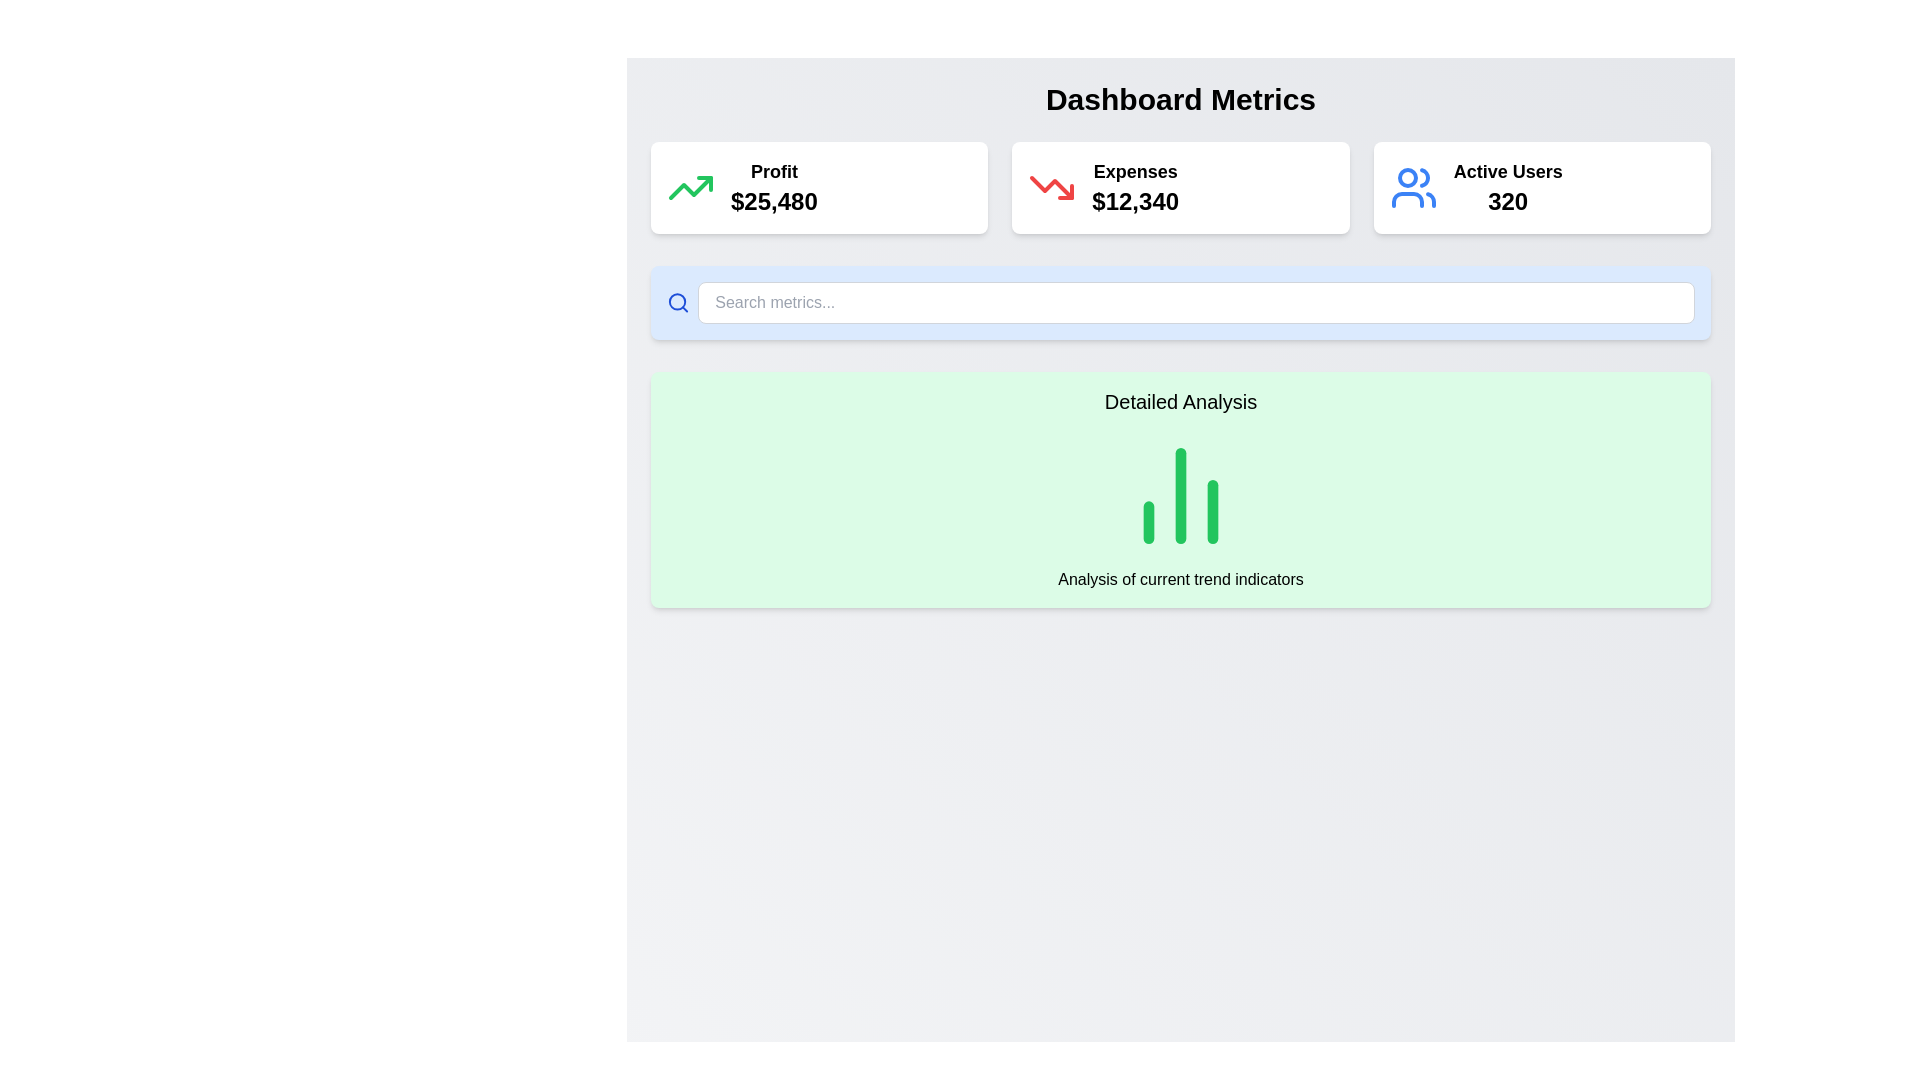 The height and width of the screenshot is (1080, 1920). Describe the element at coordinates (773, 201) in the screenshot. I see `the static text label displaying the numerical value '$25,480' located under the title 'Profit' in the dashboard card` at that location.